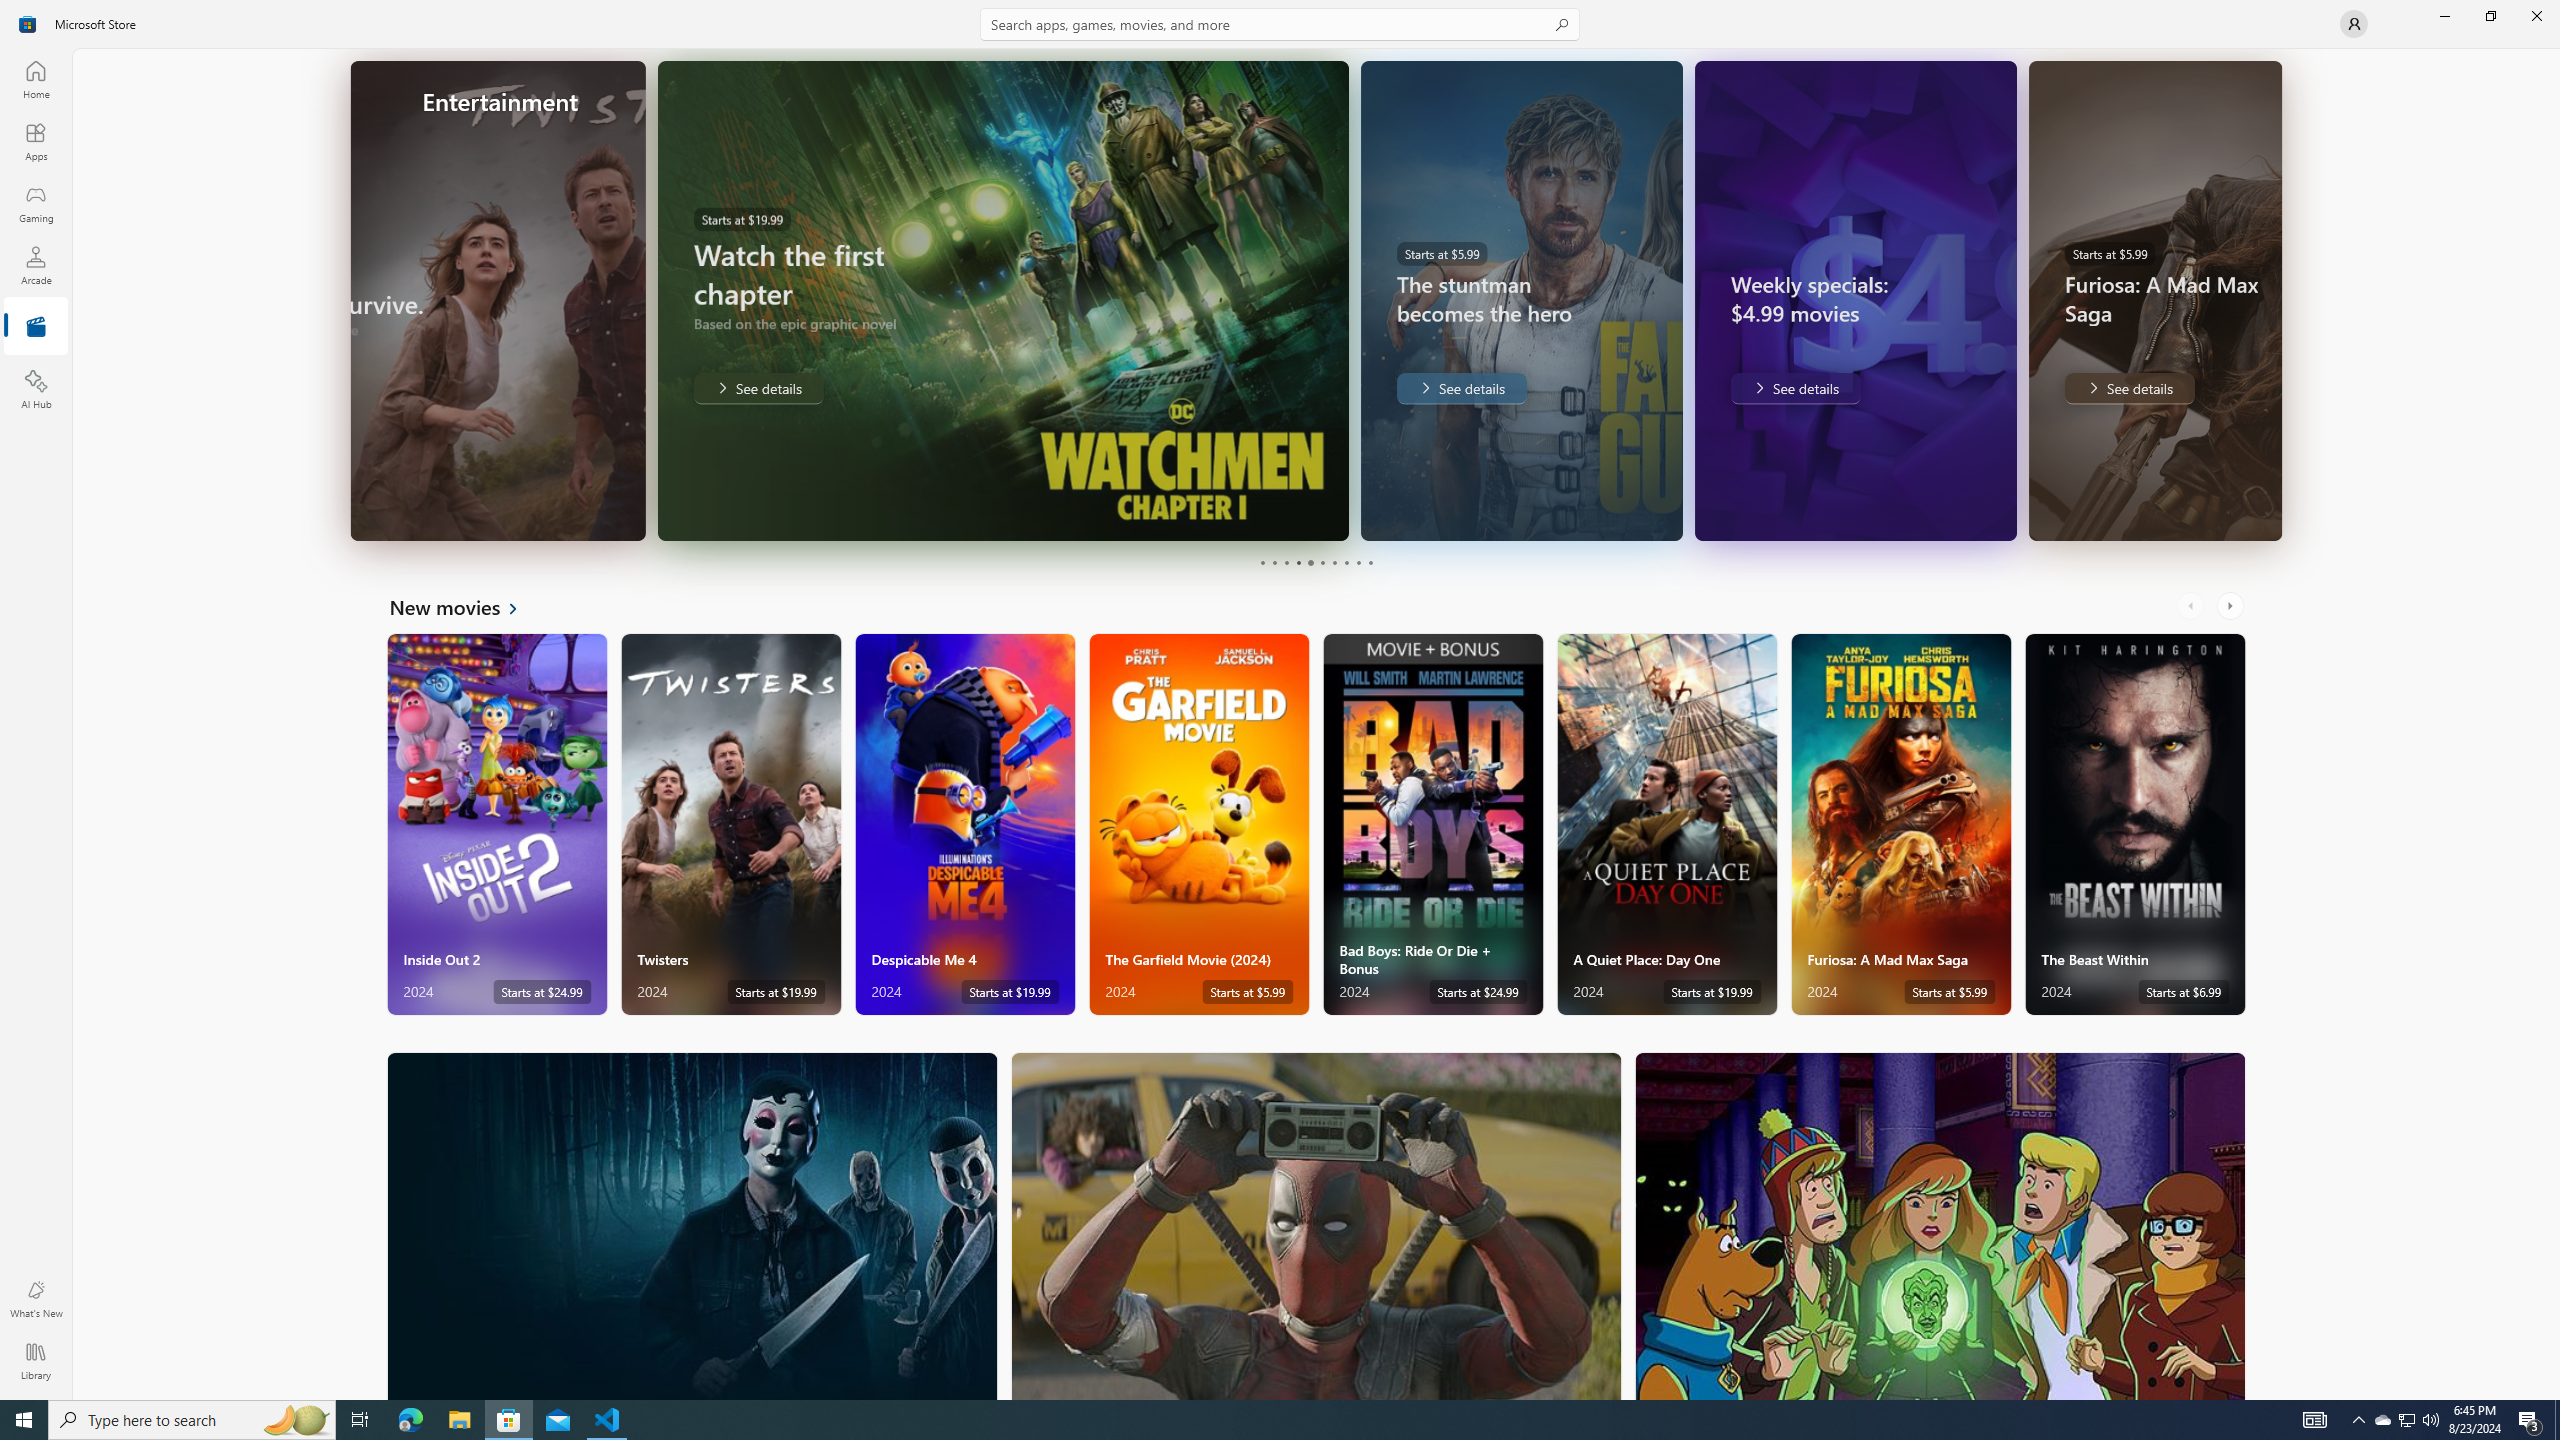 Image resolution: width=2560 pixels, height=1440 pixels. Describe the element at coordinates (28, 22) in the screenshot. I see `'Class: Image'` at that location.